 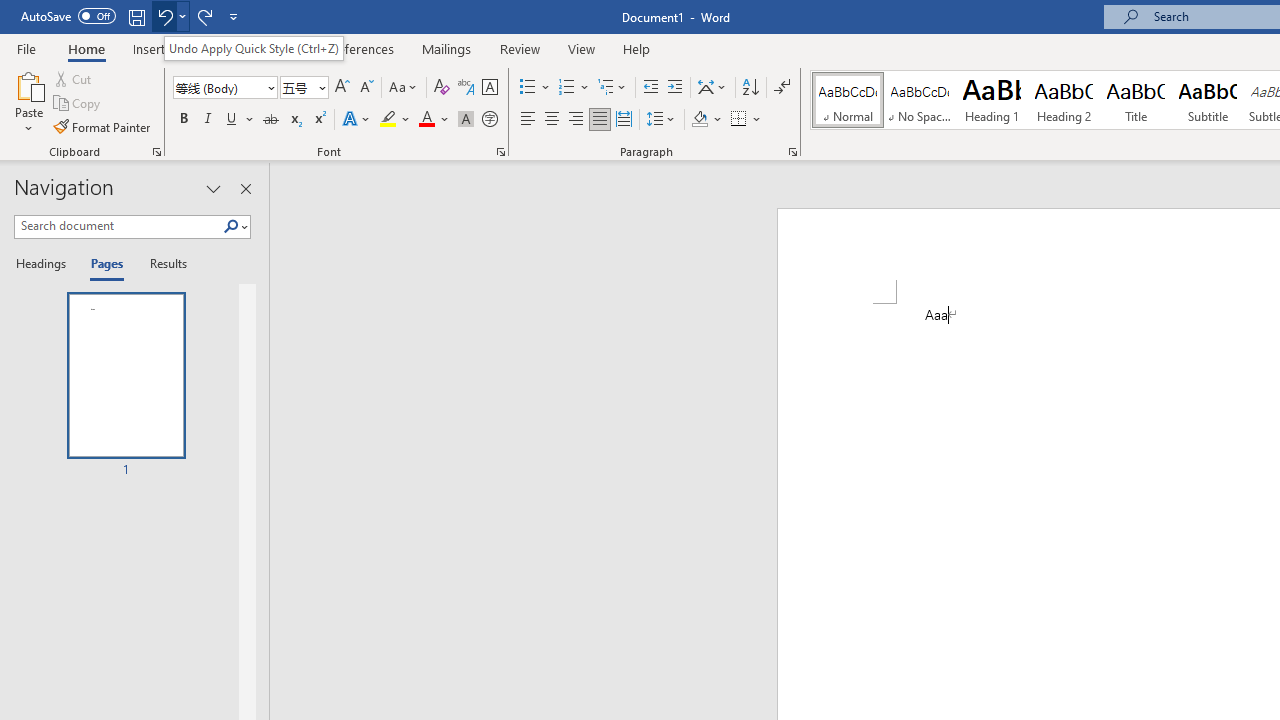 What do you see at coordinates (318, 119) in the screenshot?
I see `'Superscript'` at bounding box center [318, 119].